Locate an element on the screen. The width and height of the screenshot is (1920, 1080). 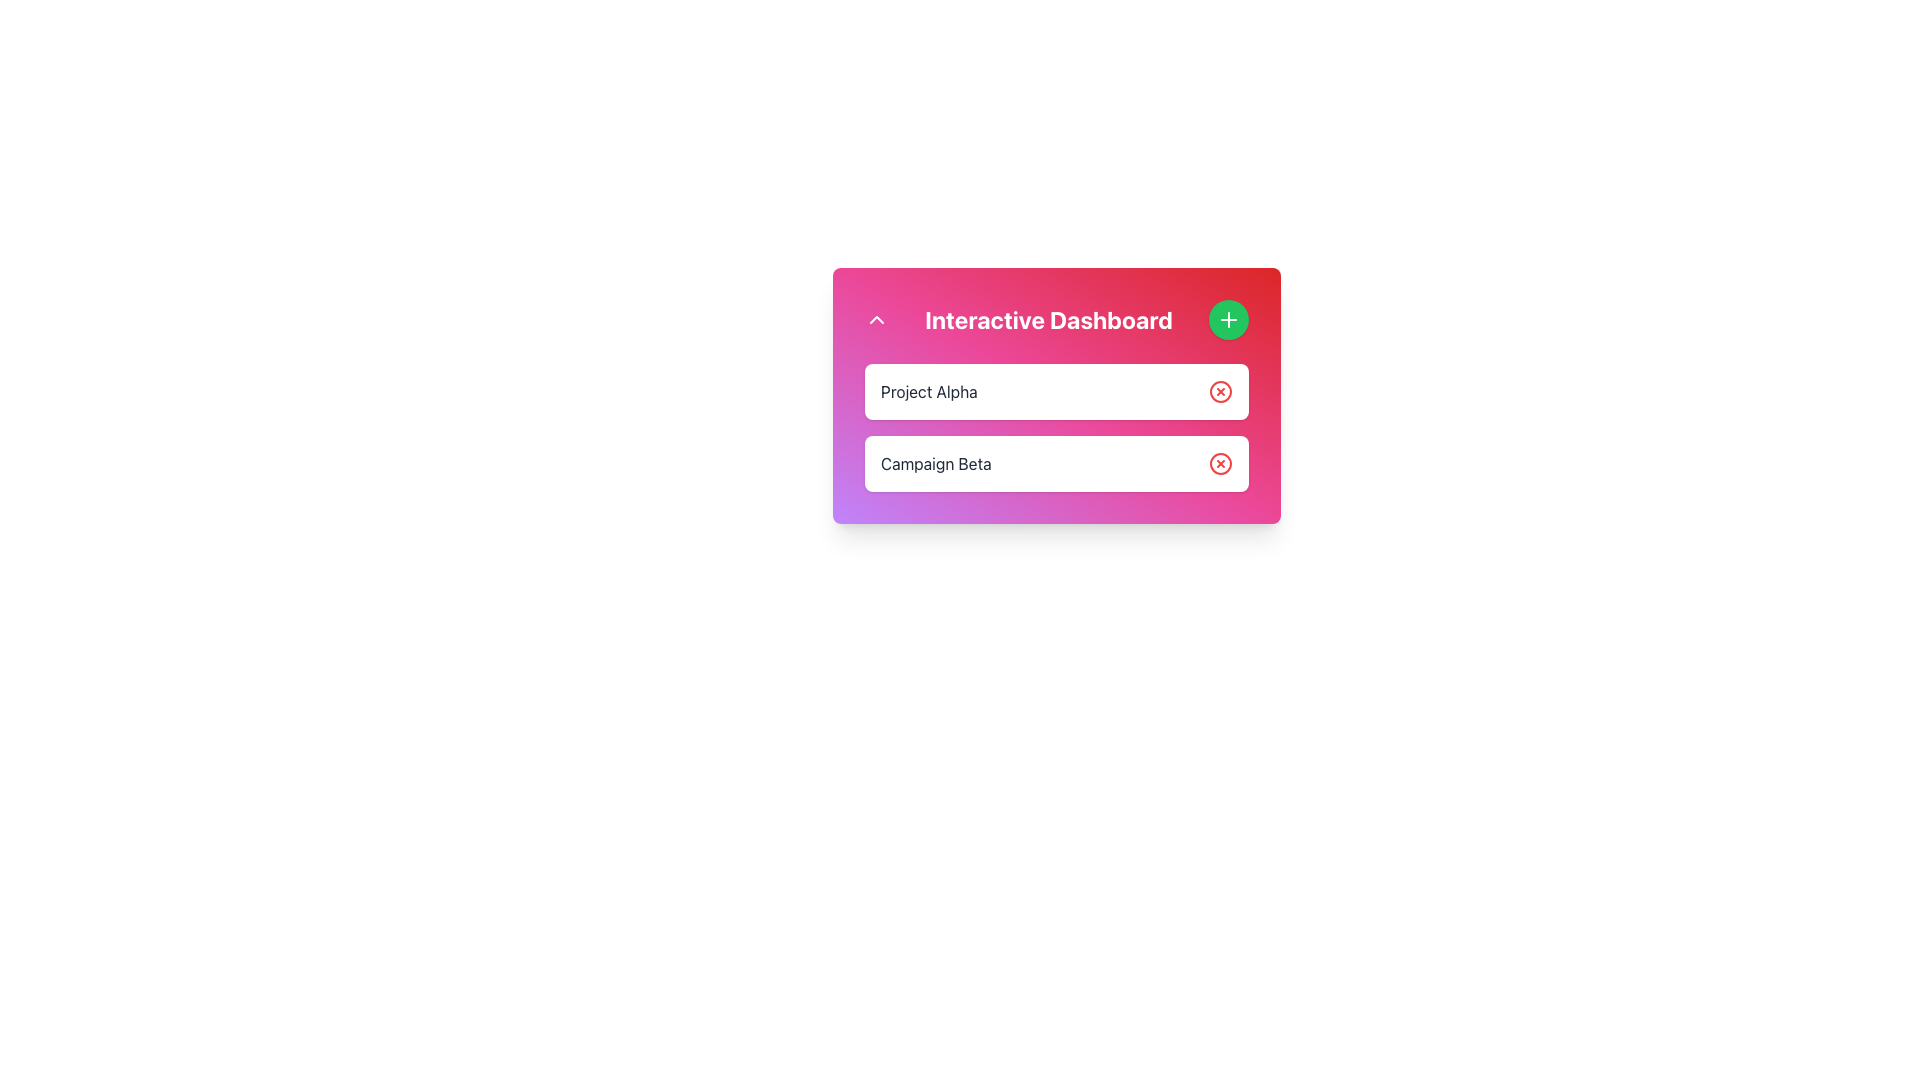
the circular green button with a white plus symbol in the top-right corner of the 'Interactive Dashboard' card to observe a visual change is located at coordinates (1227, 319).